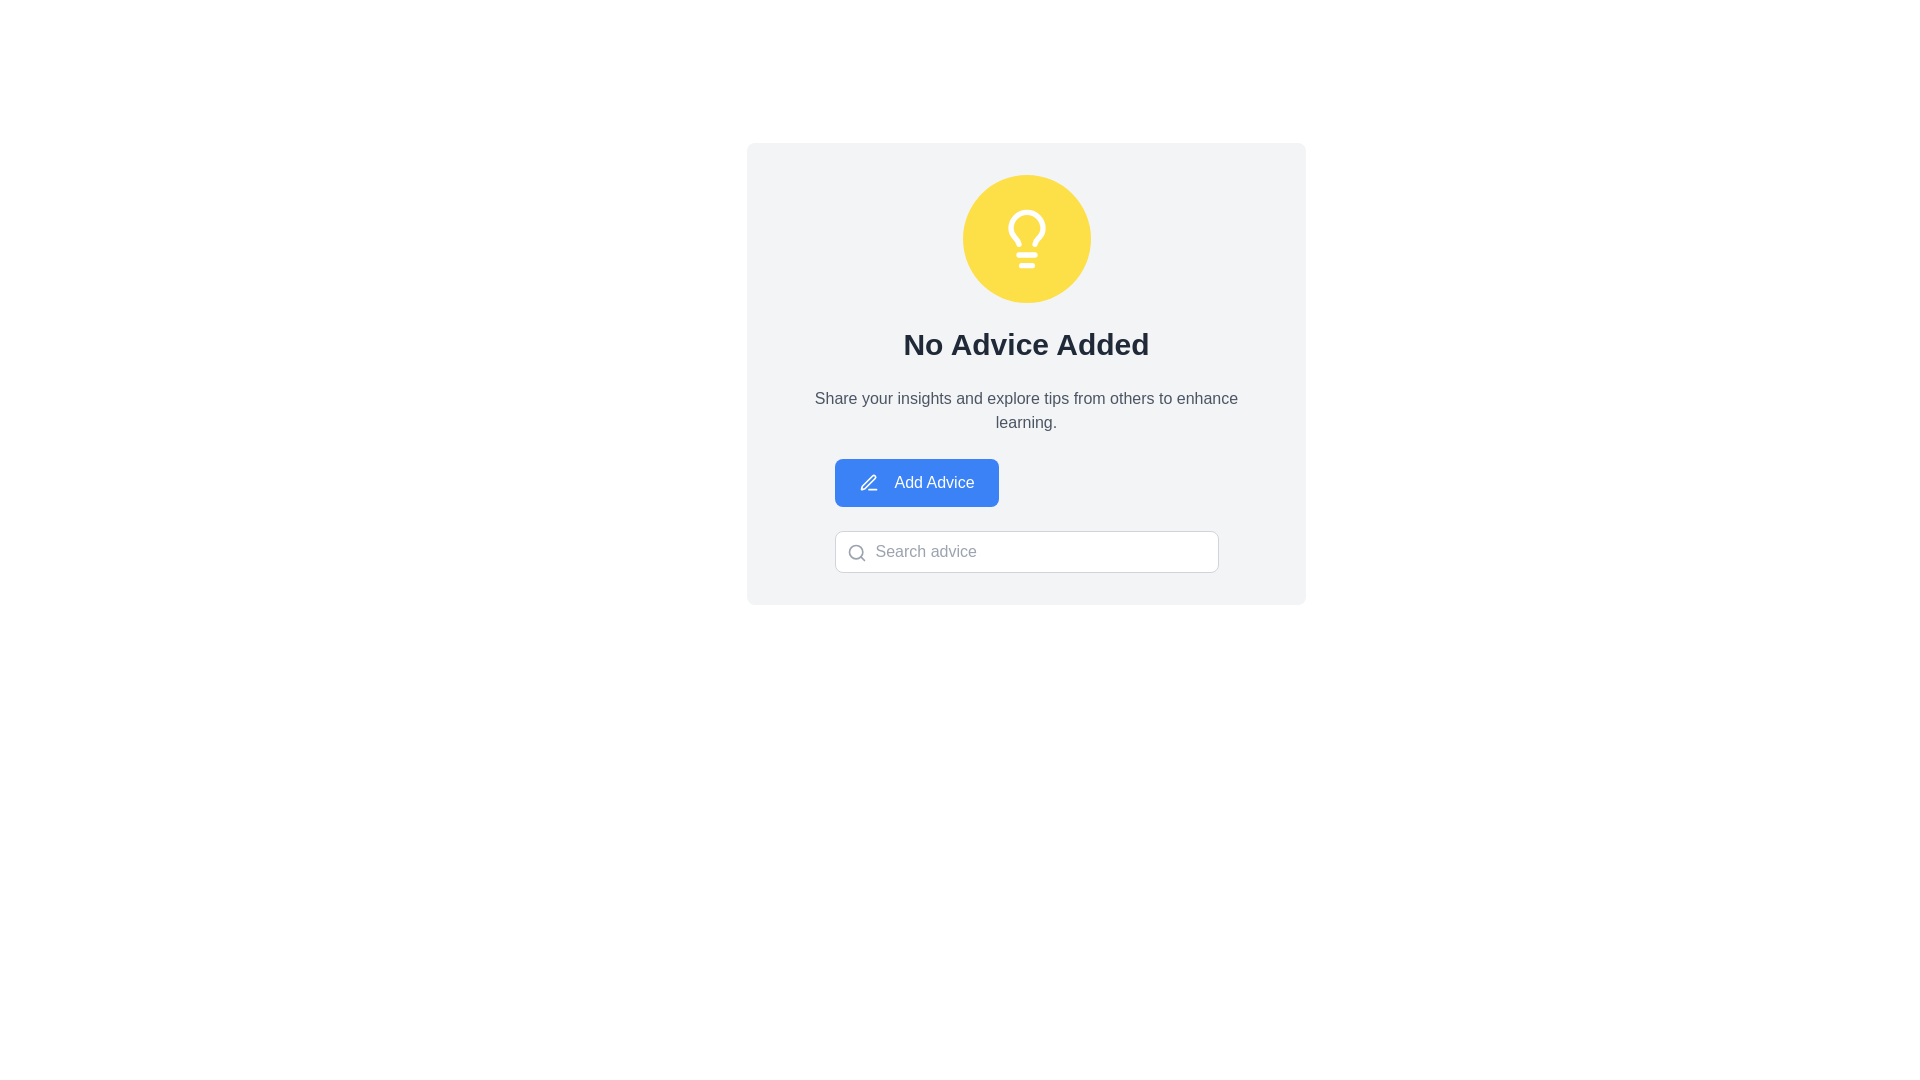 Image resolution: width=1920 pixels, height=1080 pixels. I want to click on the button that allows users to add advice, located below the 'No Advice Added' heading and preceding the search bar, so click(915, 482).